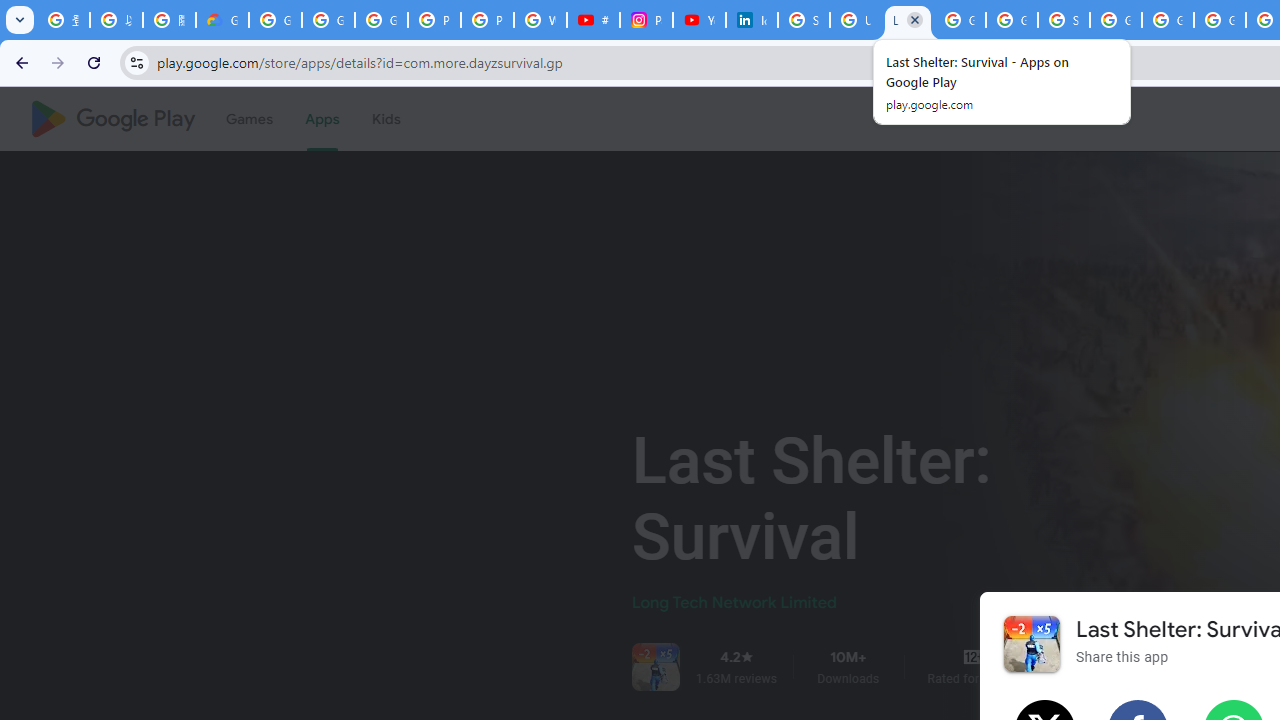 This screenshot has width=1280, height=720. I want to click on 'Privacy Help Center - Policies Help', so click(487, 20).